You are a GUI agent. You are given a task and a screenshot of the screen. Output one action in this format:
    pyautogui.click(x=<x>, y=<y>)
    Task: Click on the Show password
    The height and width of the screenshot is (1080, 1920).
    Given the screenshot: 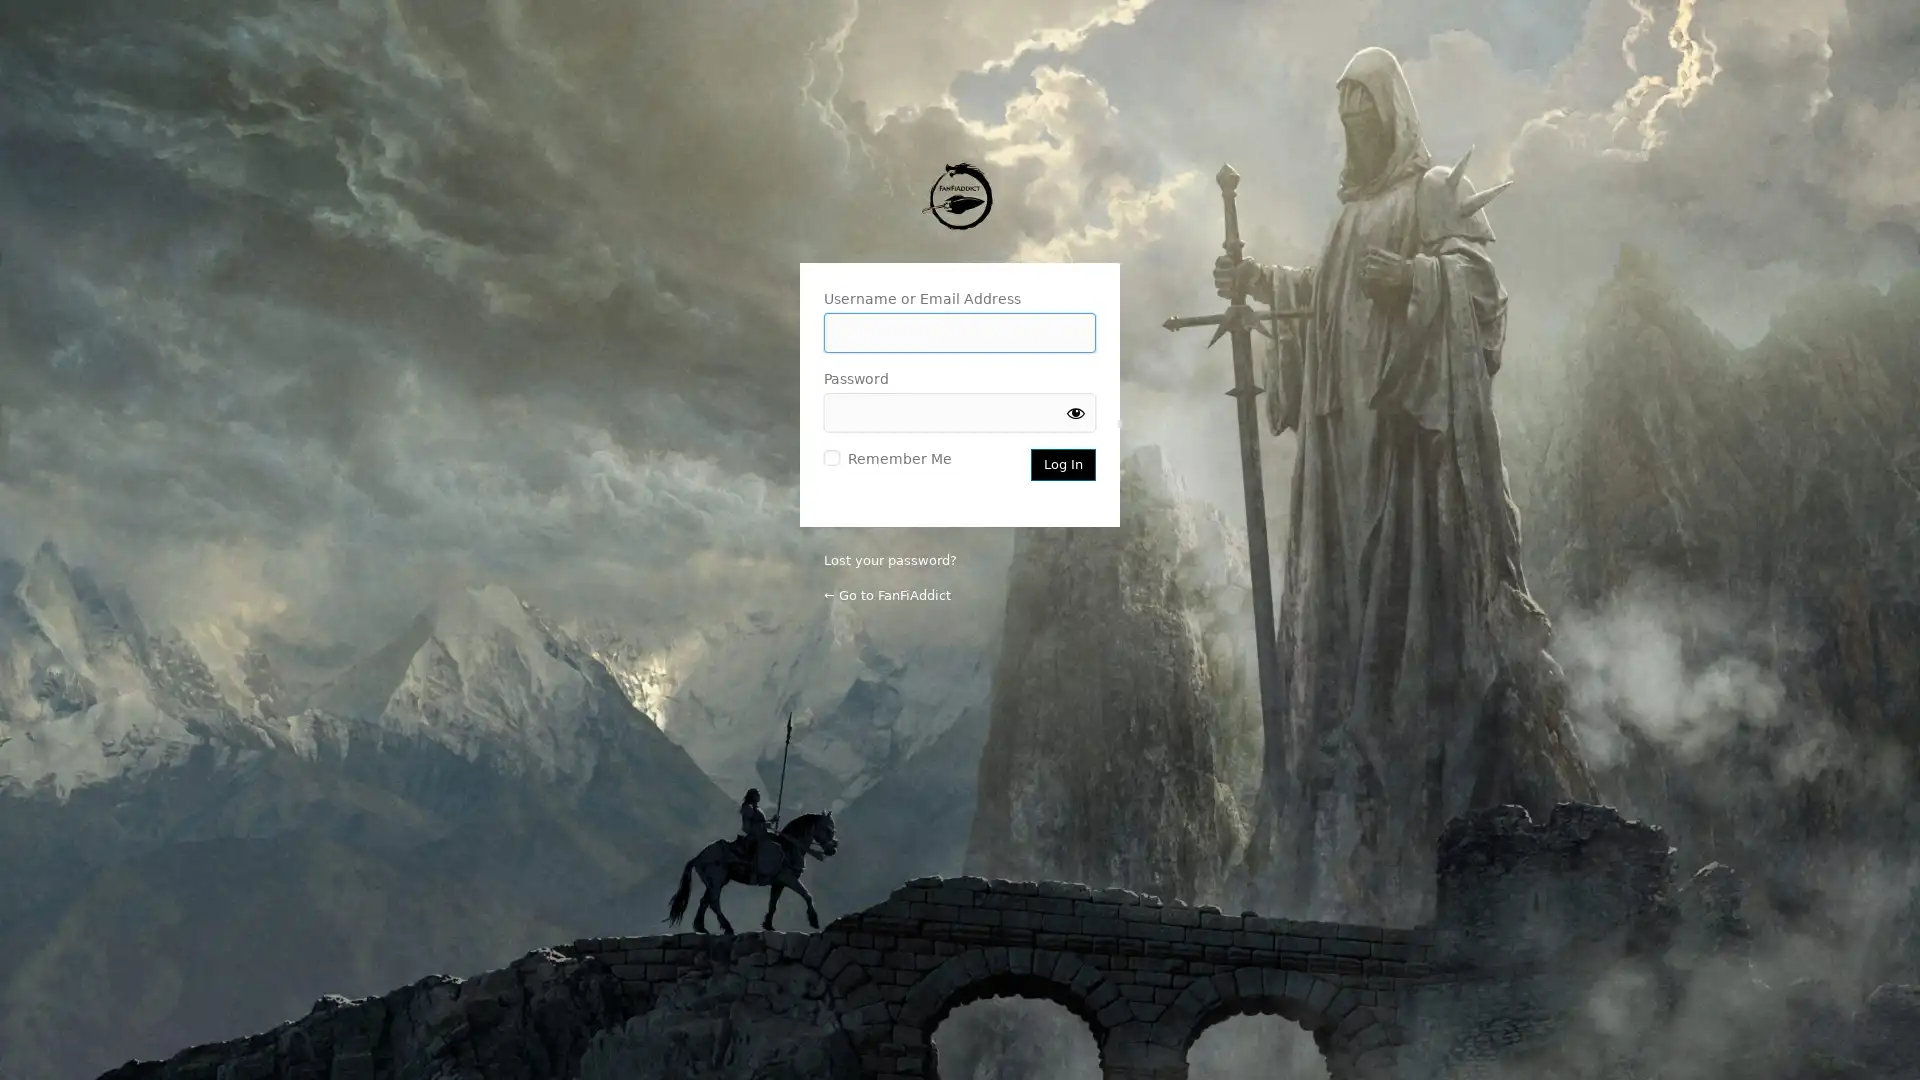 What is the action you would take?
    pyautogui.click(x=1074, y=411)
    